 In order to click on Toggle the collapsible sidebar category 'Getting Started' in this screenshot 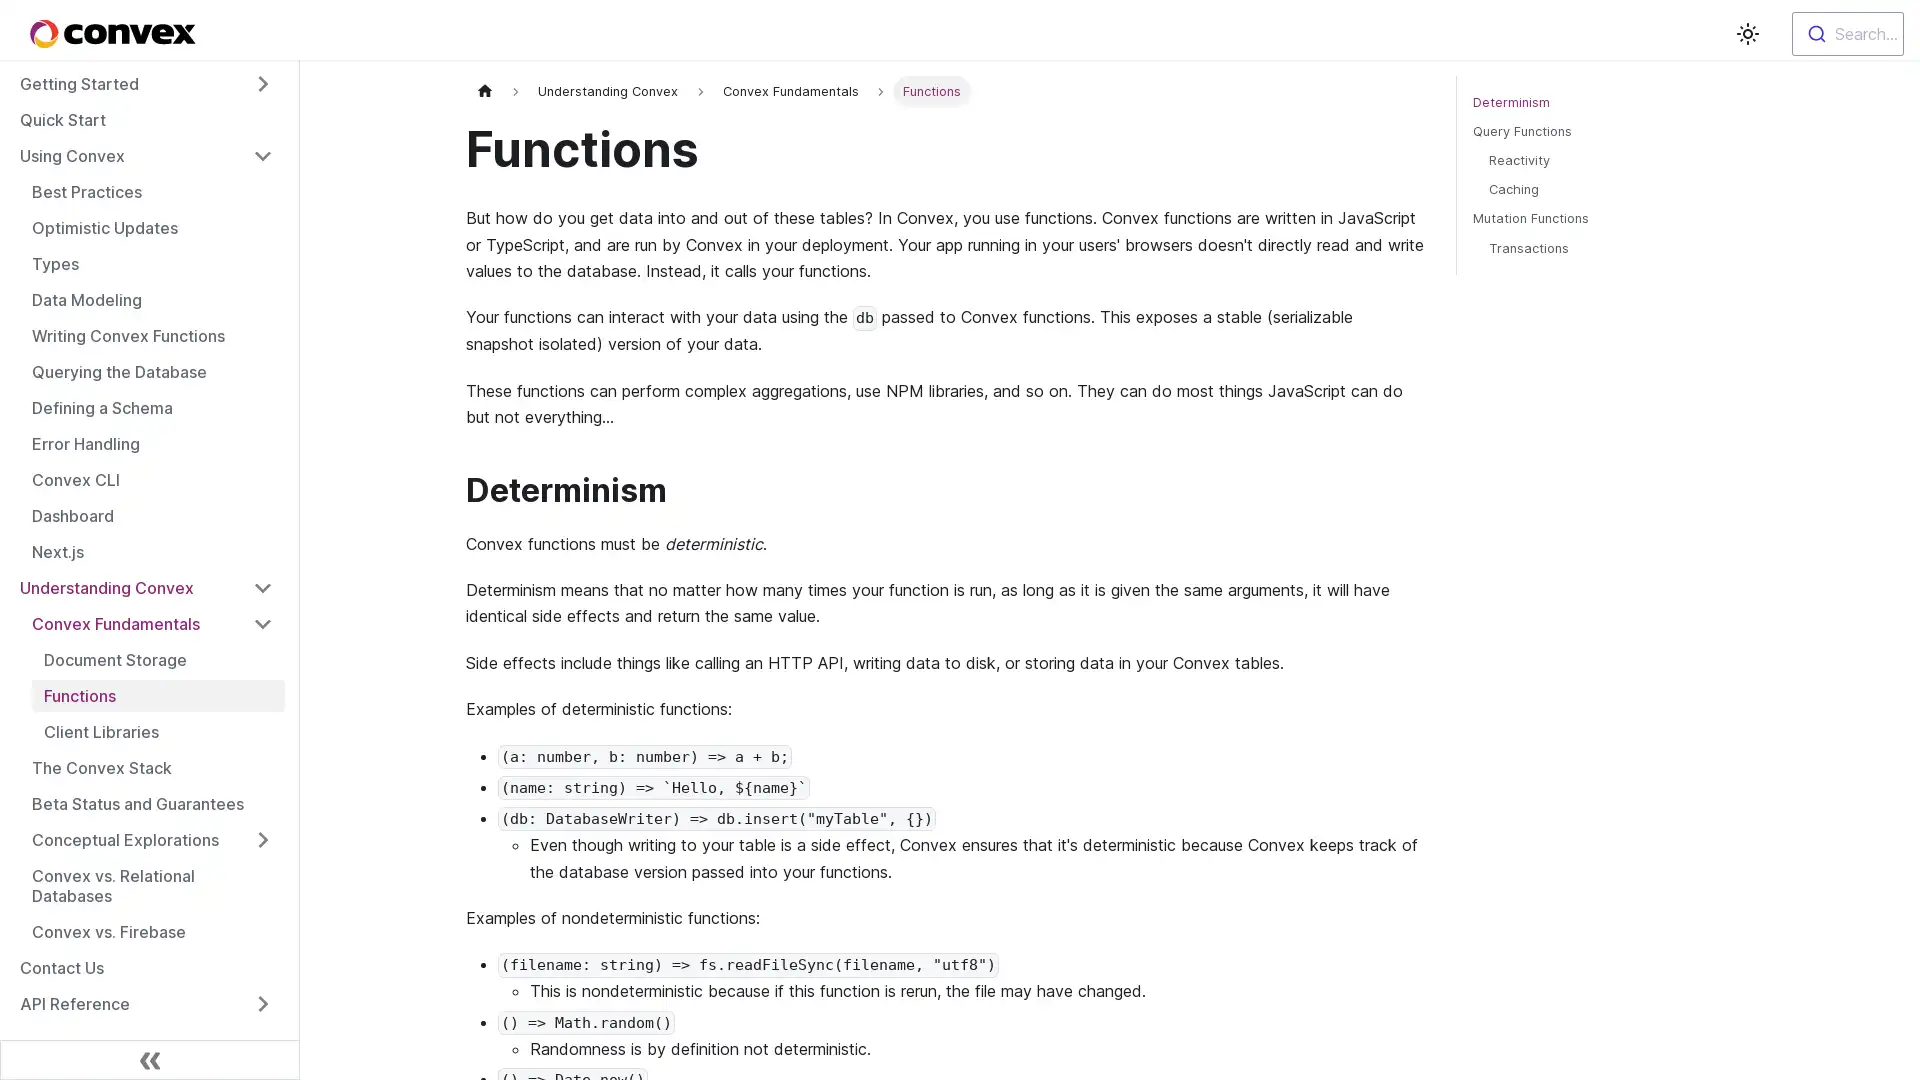, I will do `click(262, 83)`.